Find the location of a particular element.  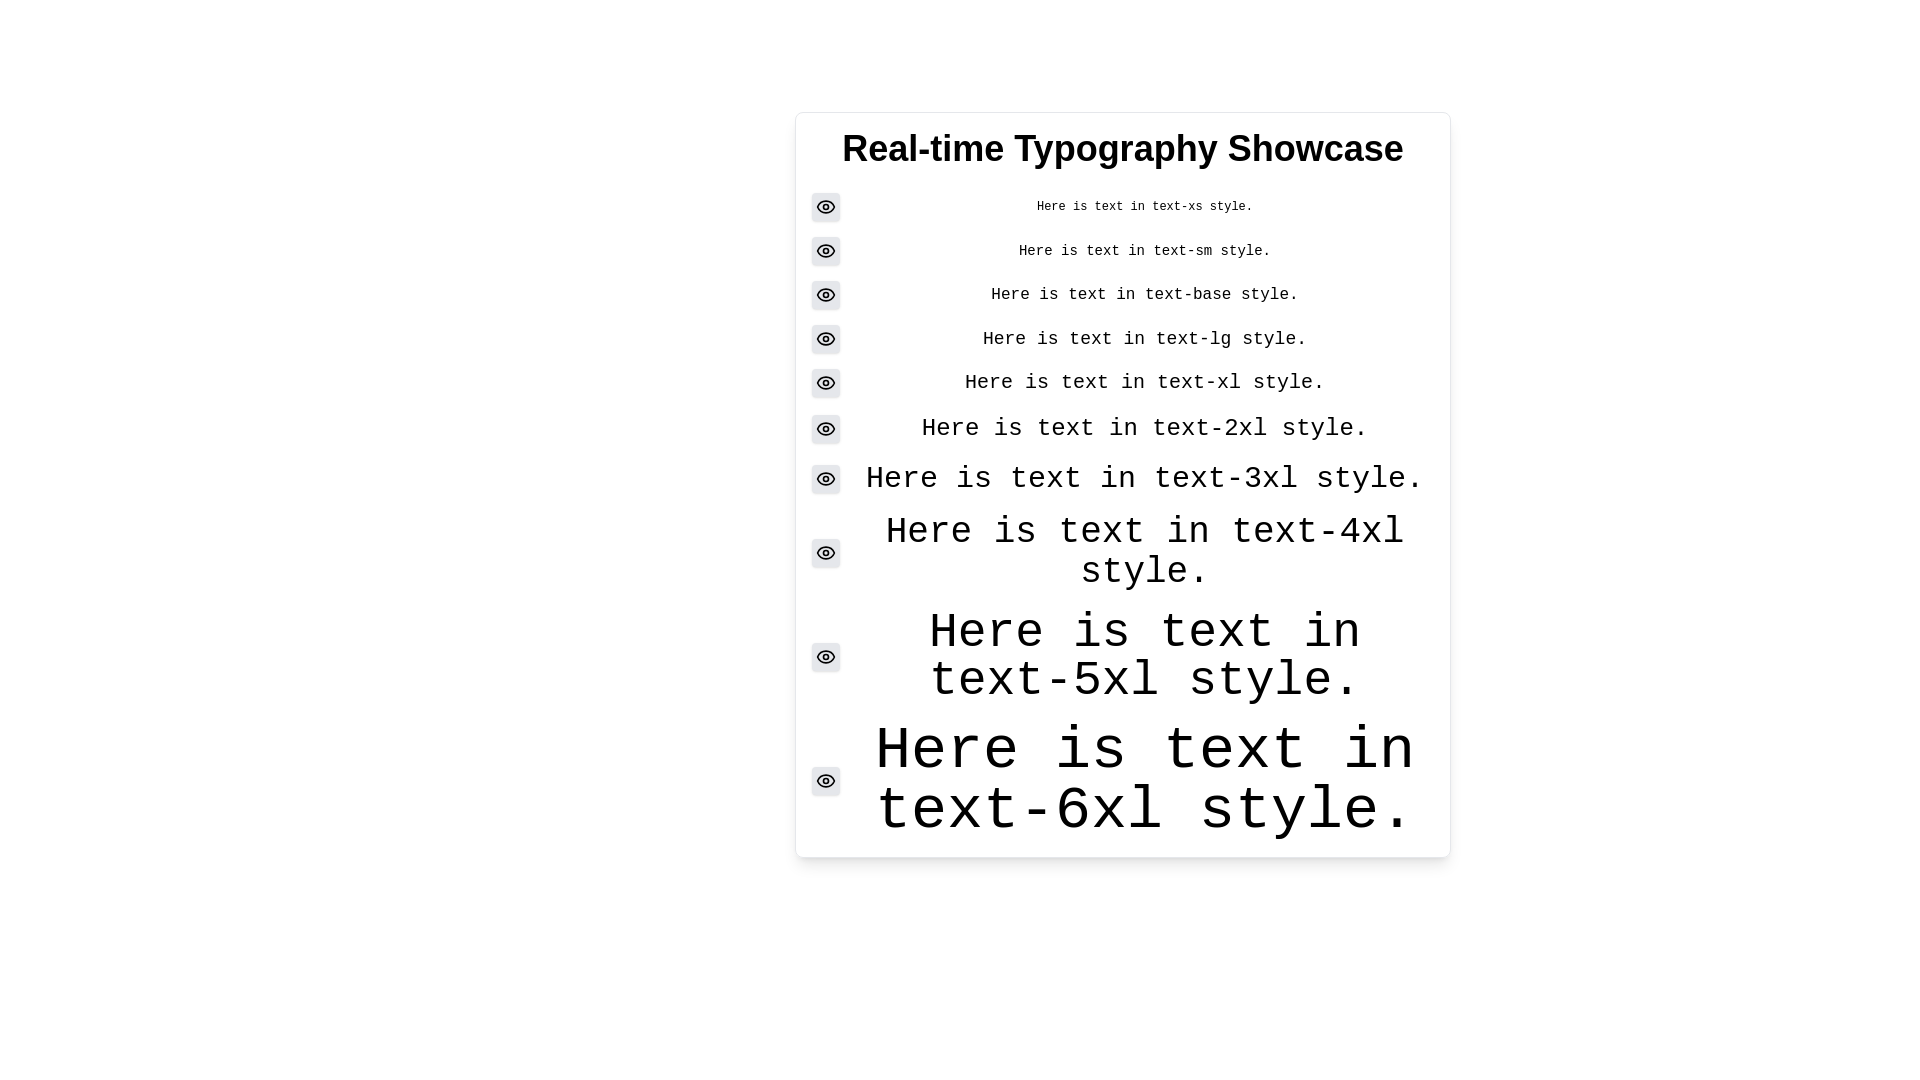

the button with a light gray background and an eye icon, located to the left of the text 'Here is text in text-3xl style', for keyboard interaction is located at coordinates (825, 478).